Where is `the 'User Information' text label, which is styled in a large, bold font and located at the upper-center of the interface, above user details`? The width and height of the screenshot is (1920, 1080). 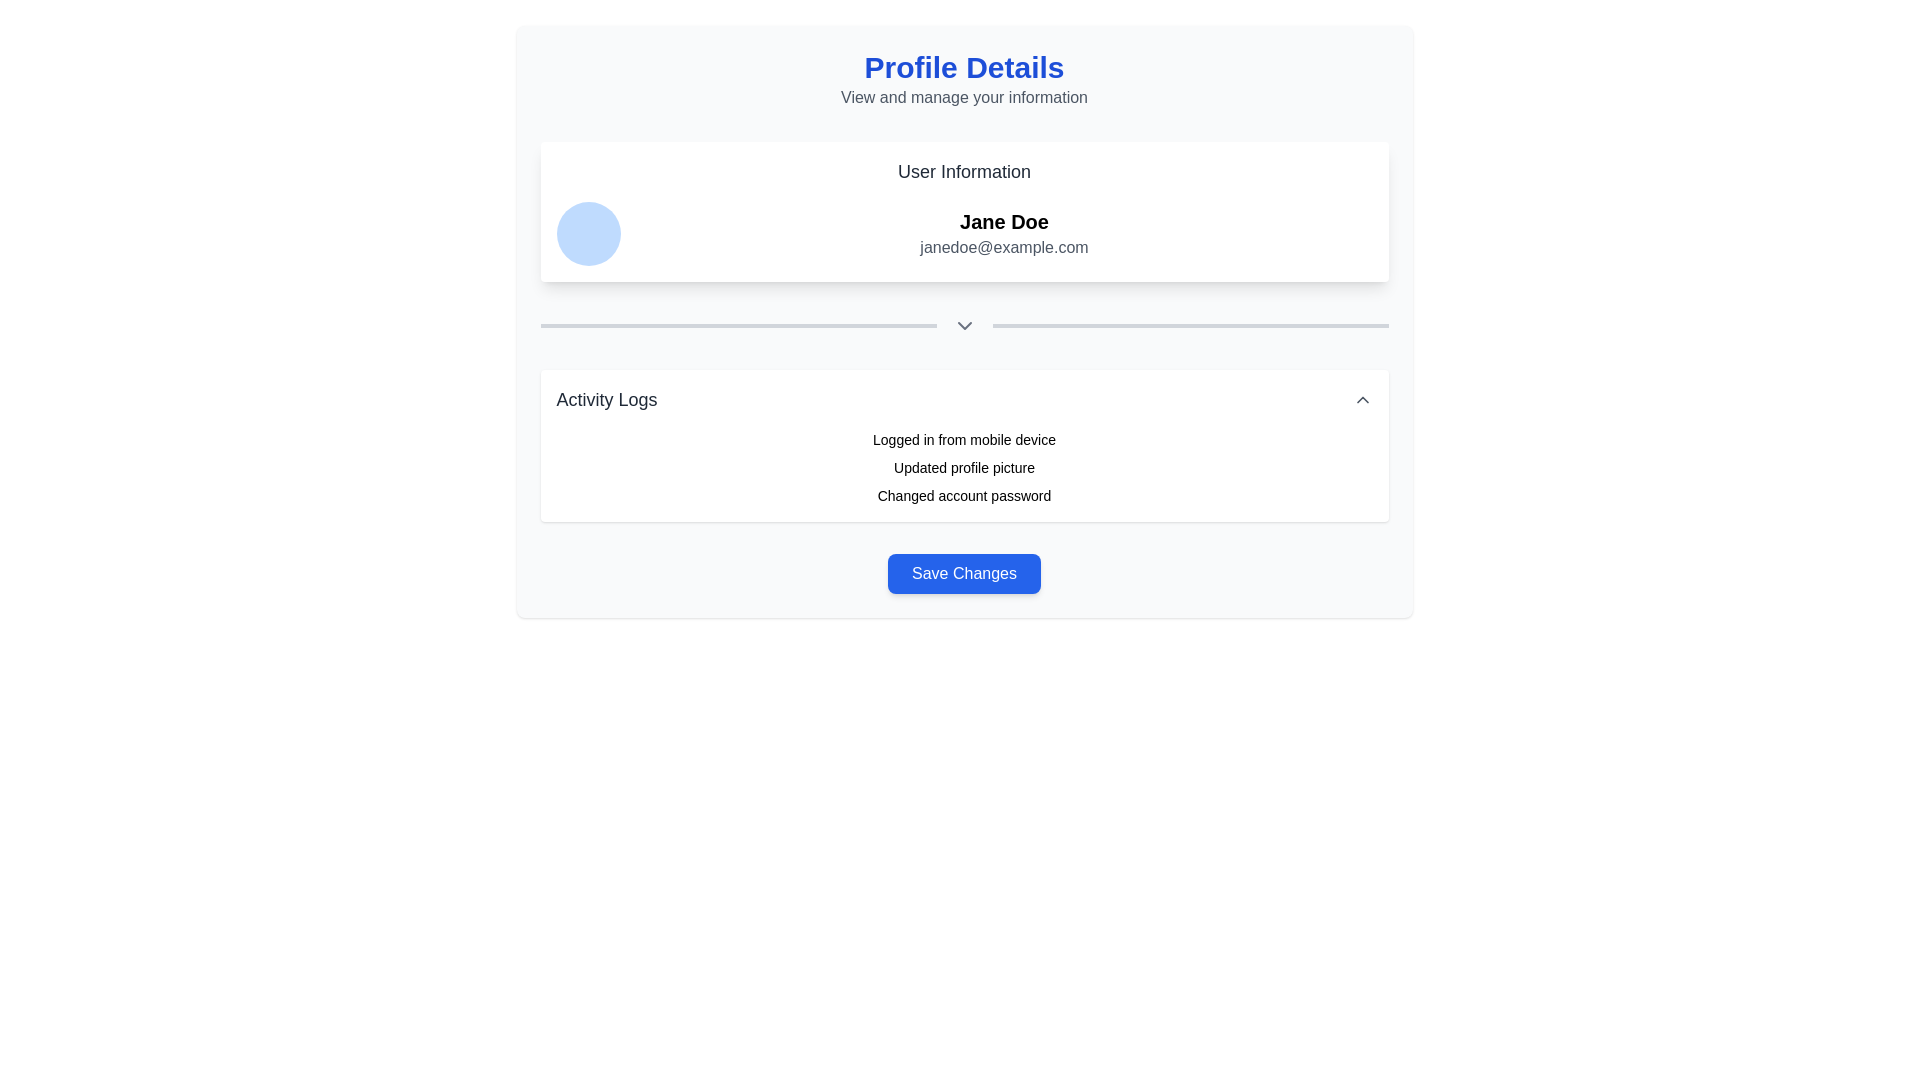
the 'User Information' text label, which is styled in a large, bold font and located at the upper-center of the interface, above user details is located at coordinates (964, 171).